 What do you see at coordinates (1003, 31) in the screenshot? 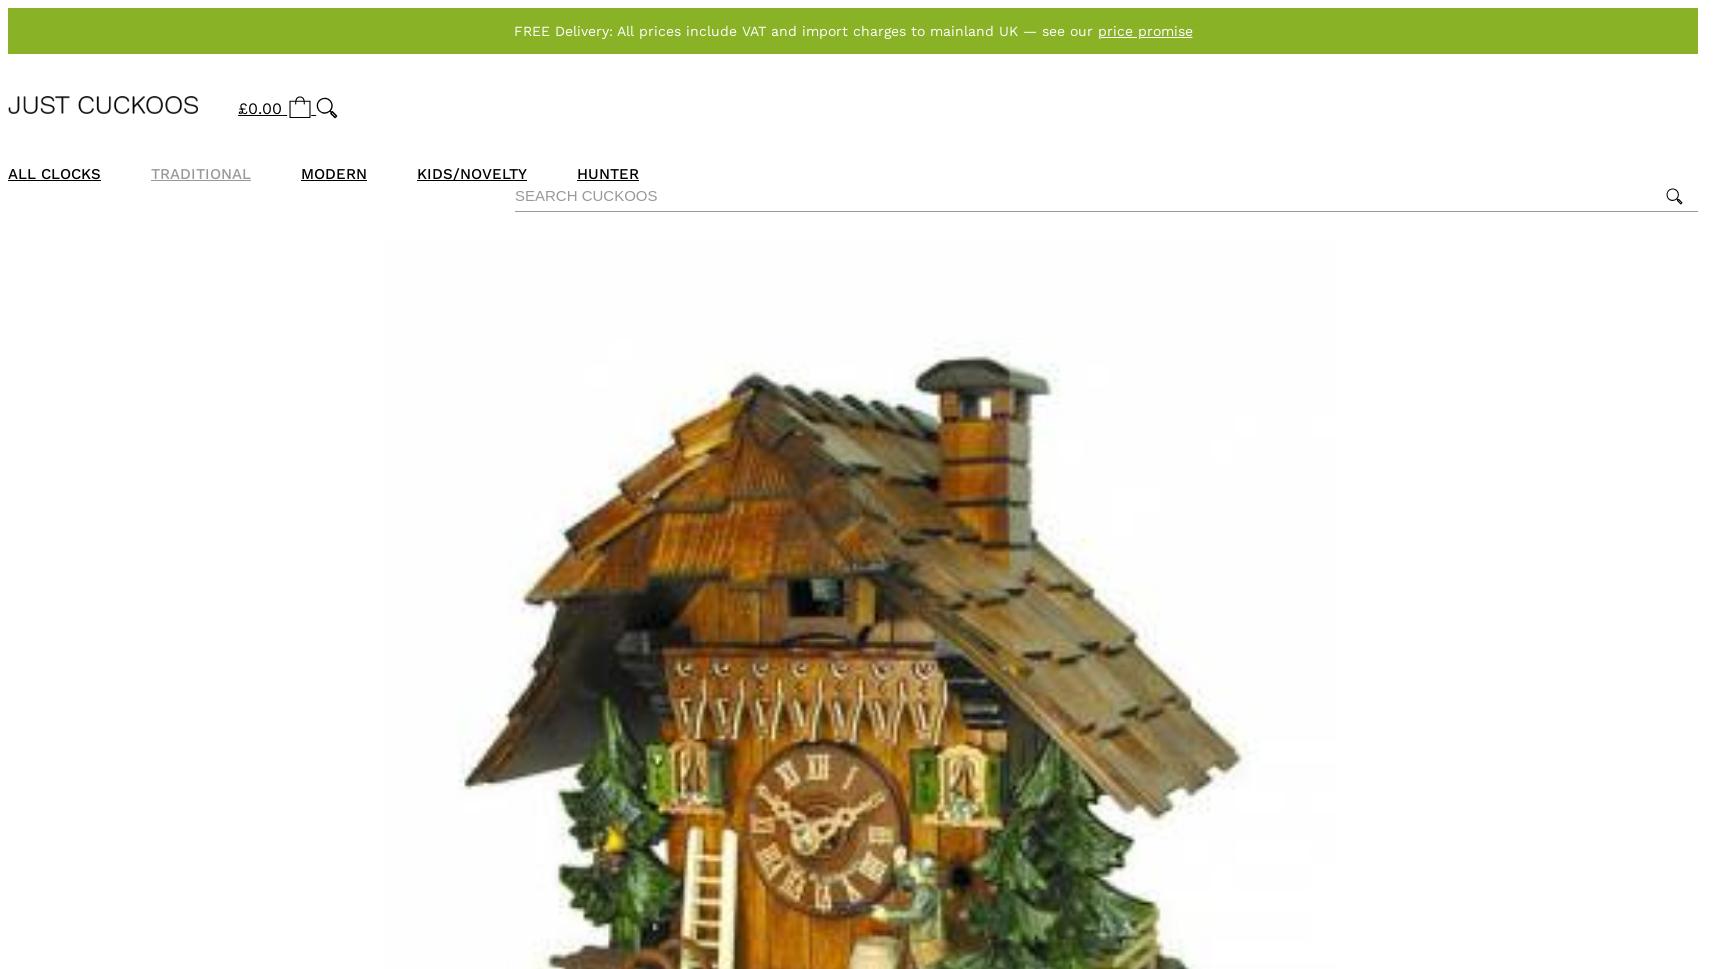
I see `'to mainland UK — see our'` at bounding box center [1003, 31].